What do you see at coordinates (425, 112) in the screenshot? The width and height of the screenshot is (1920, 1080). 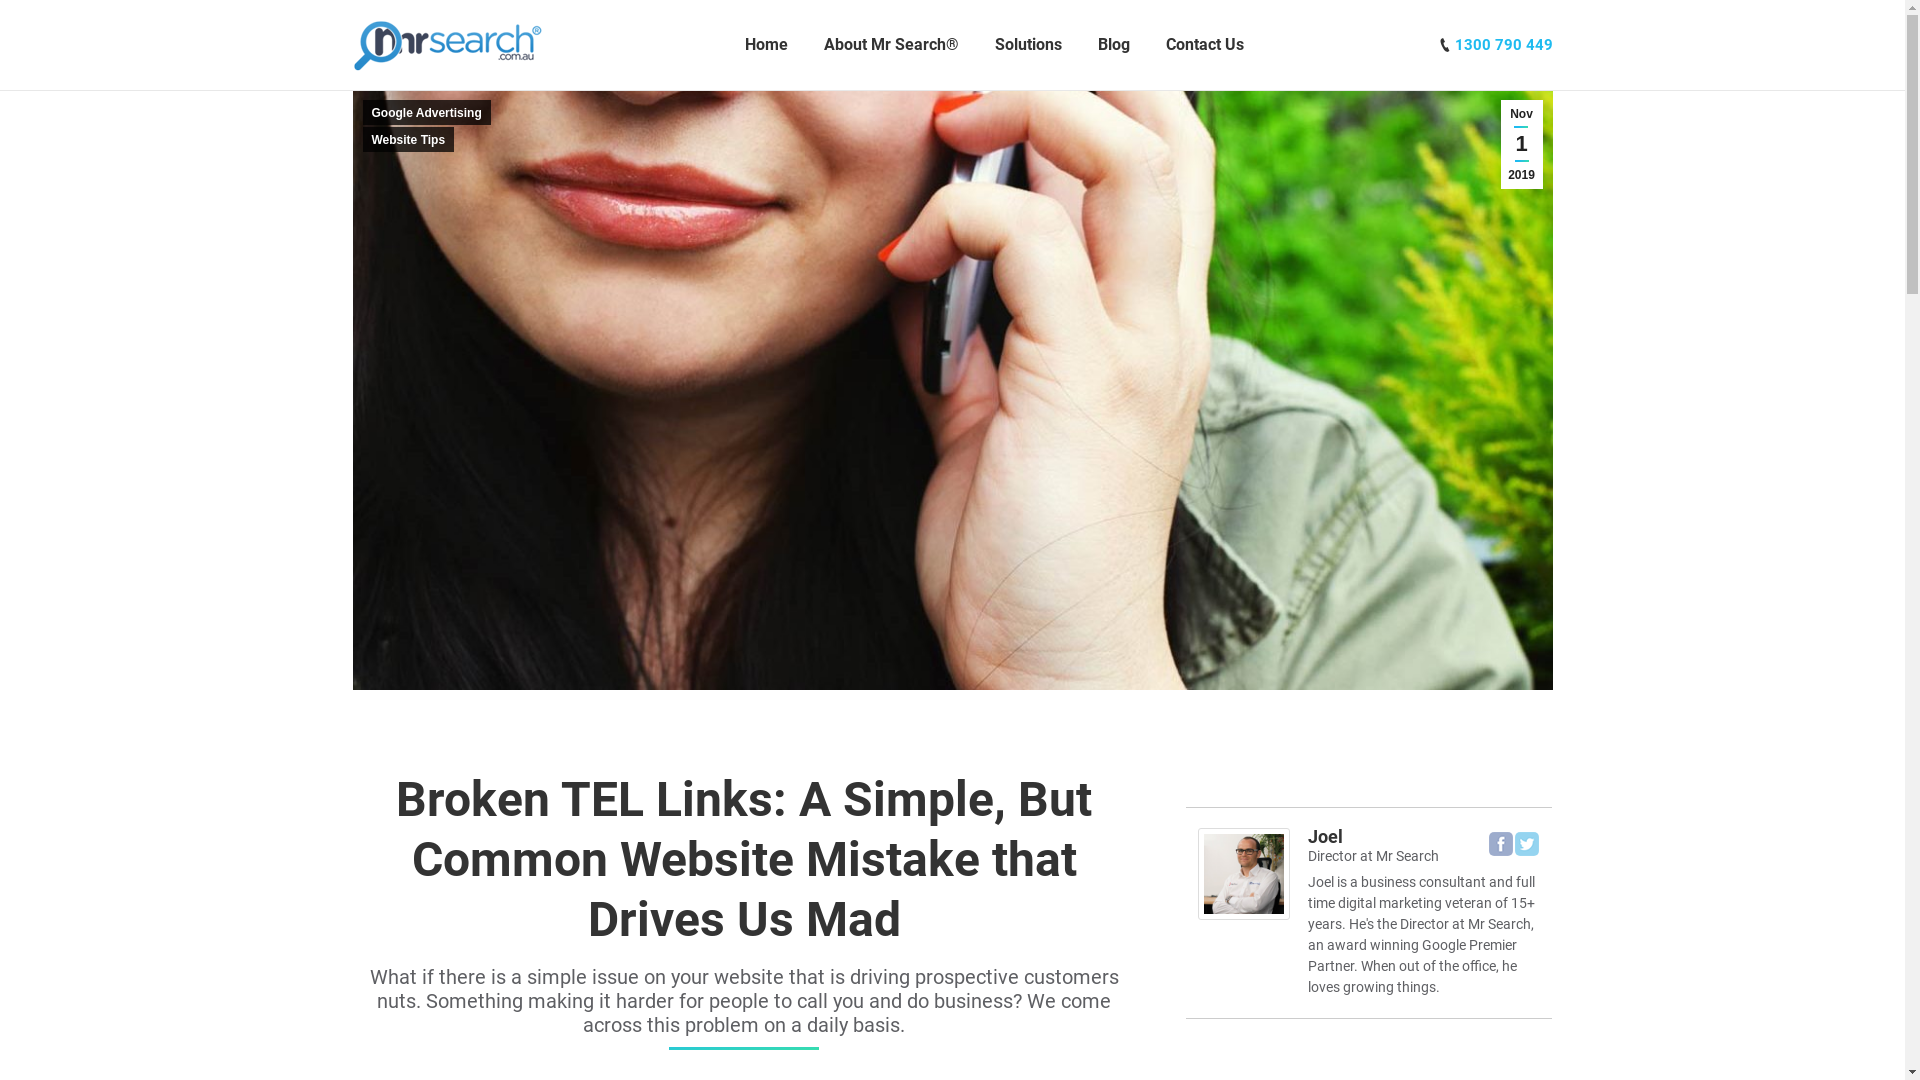 I see `'Google Advertising'` at bounding box center [425, 112].